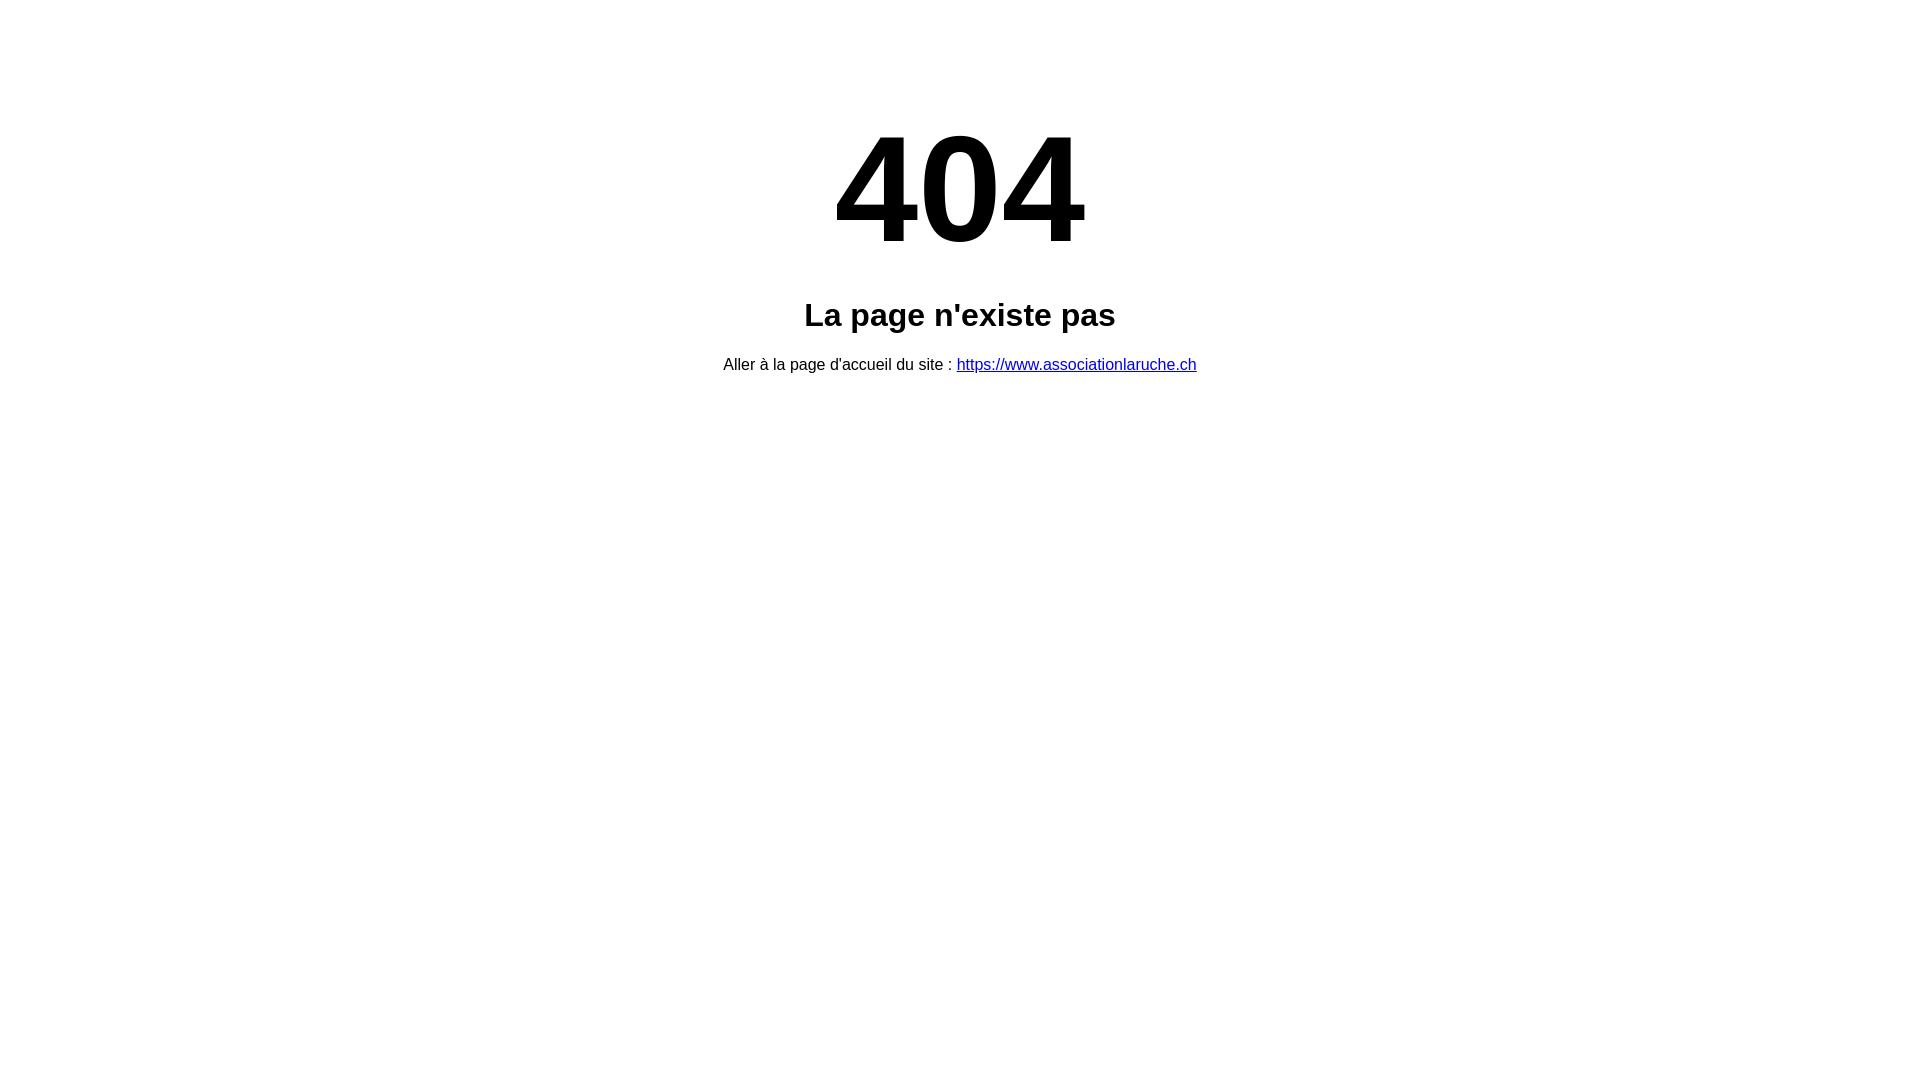 This screenshot has width=1920, height=1080. I want to click on 'https://www.associationlaruche.ch', so click(1075, 364).